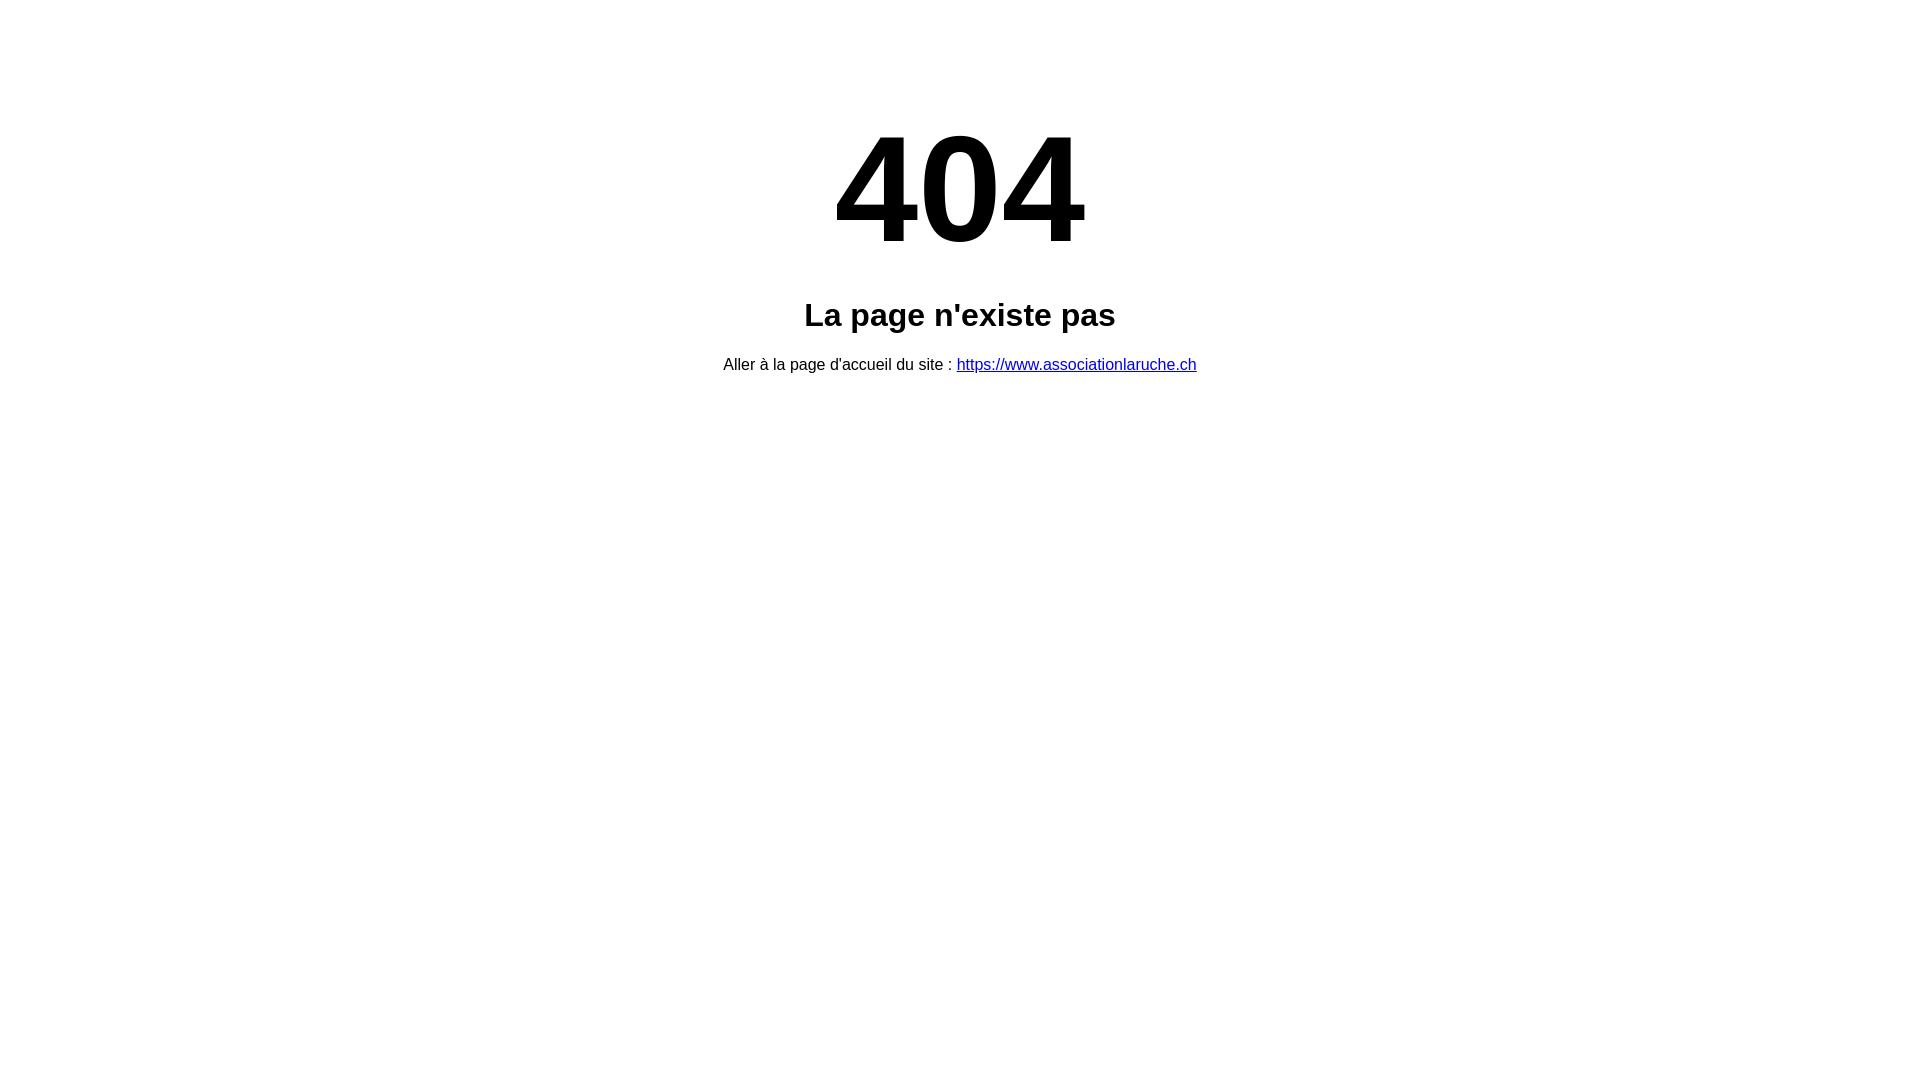 This screenshot has width=1920, height=1080. I want to click on 'https://www.associationlaruche.ch', so click(1075, 364).